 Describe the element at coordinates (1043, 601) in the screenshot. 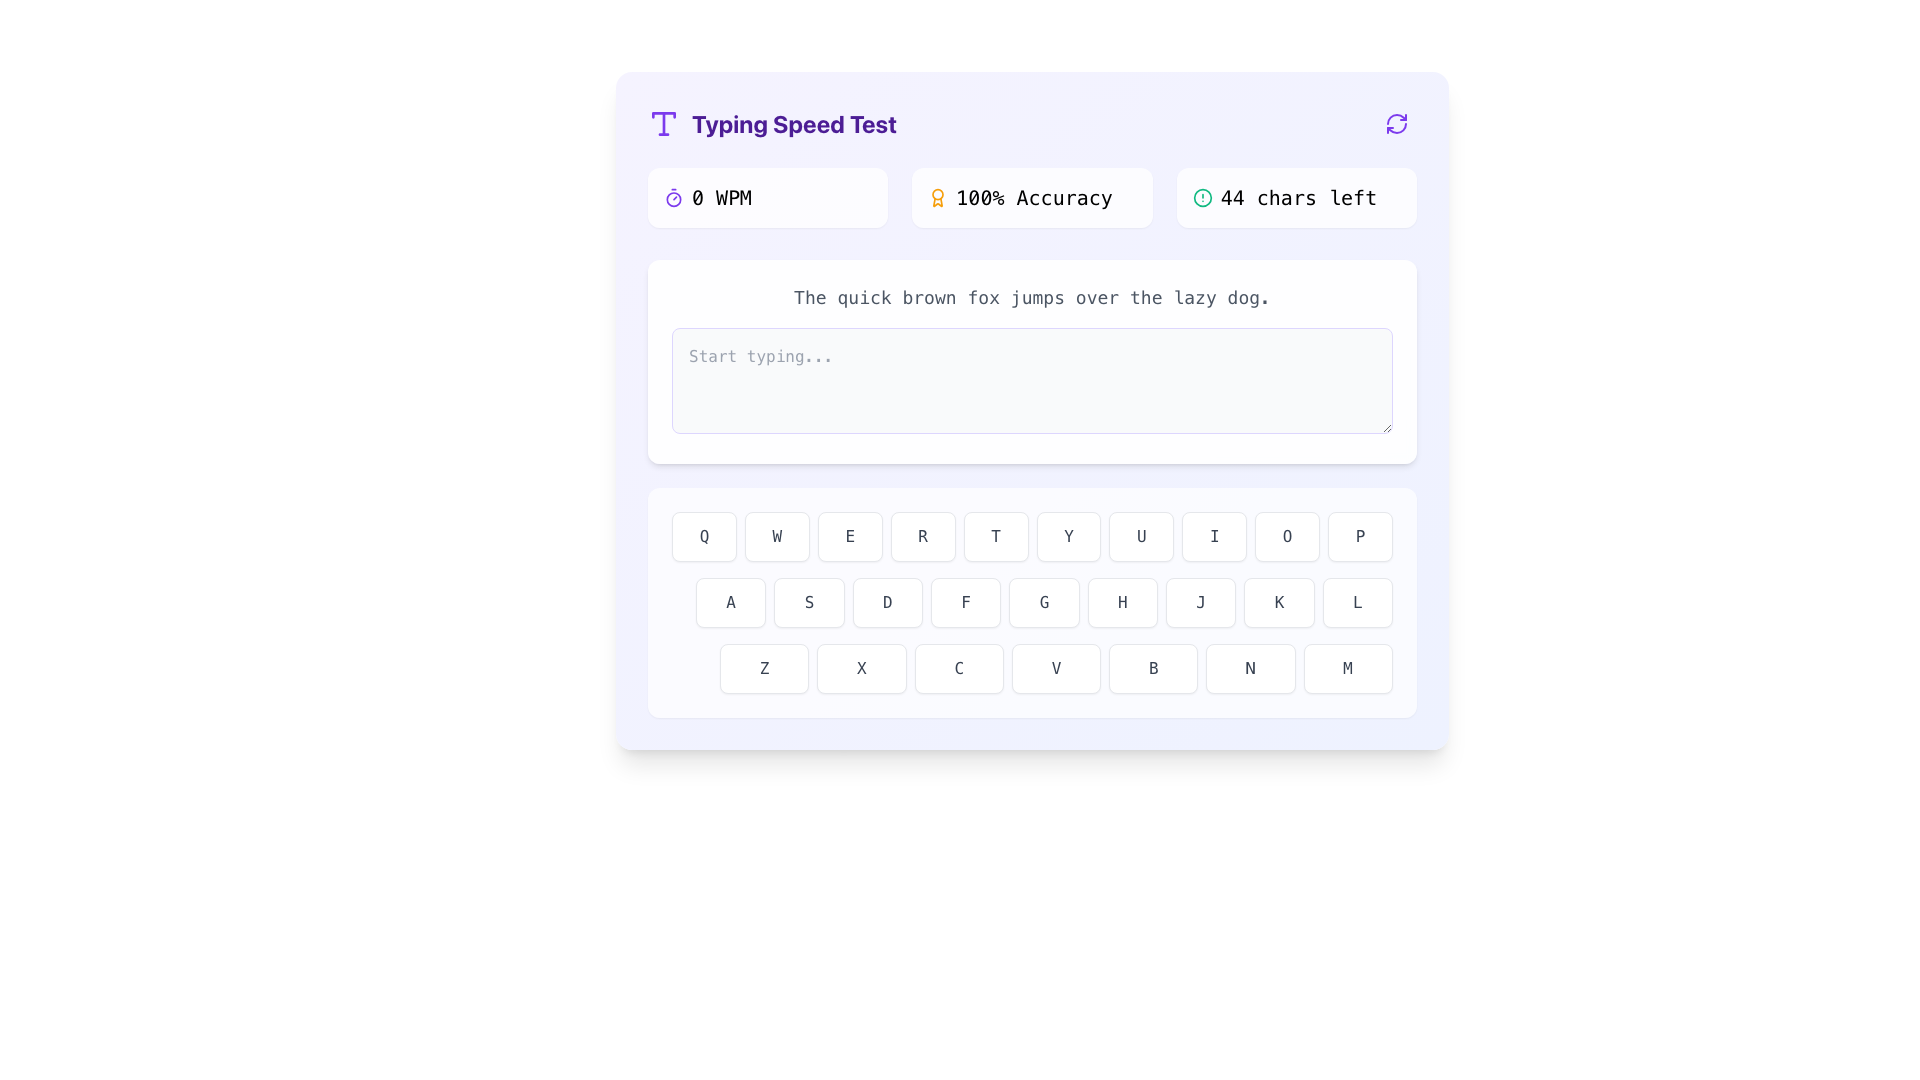

I see `the 'G' key button in the typing interface to simulate typing 'G'` at that location.